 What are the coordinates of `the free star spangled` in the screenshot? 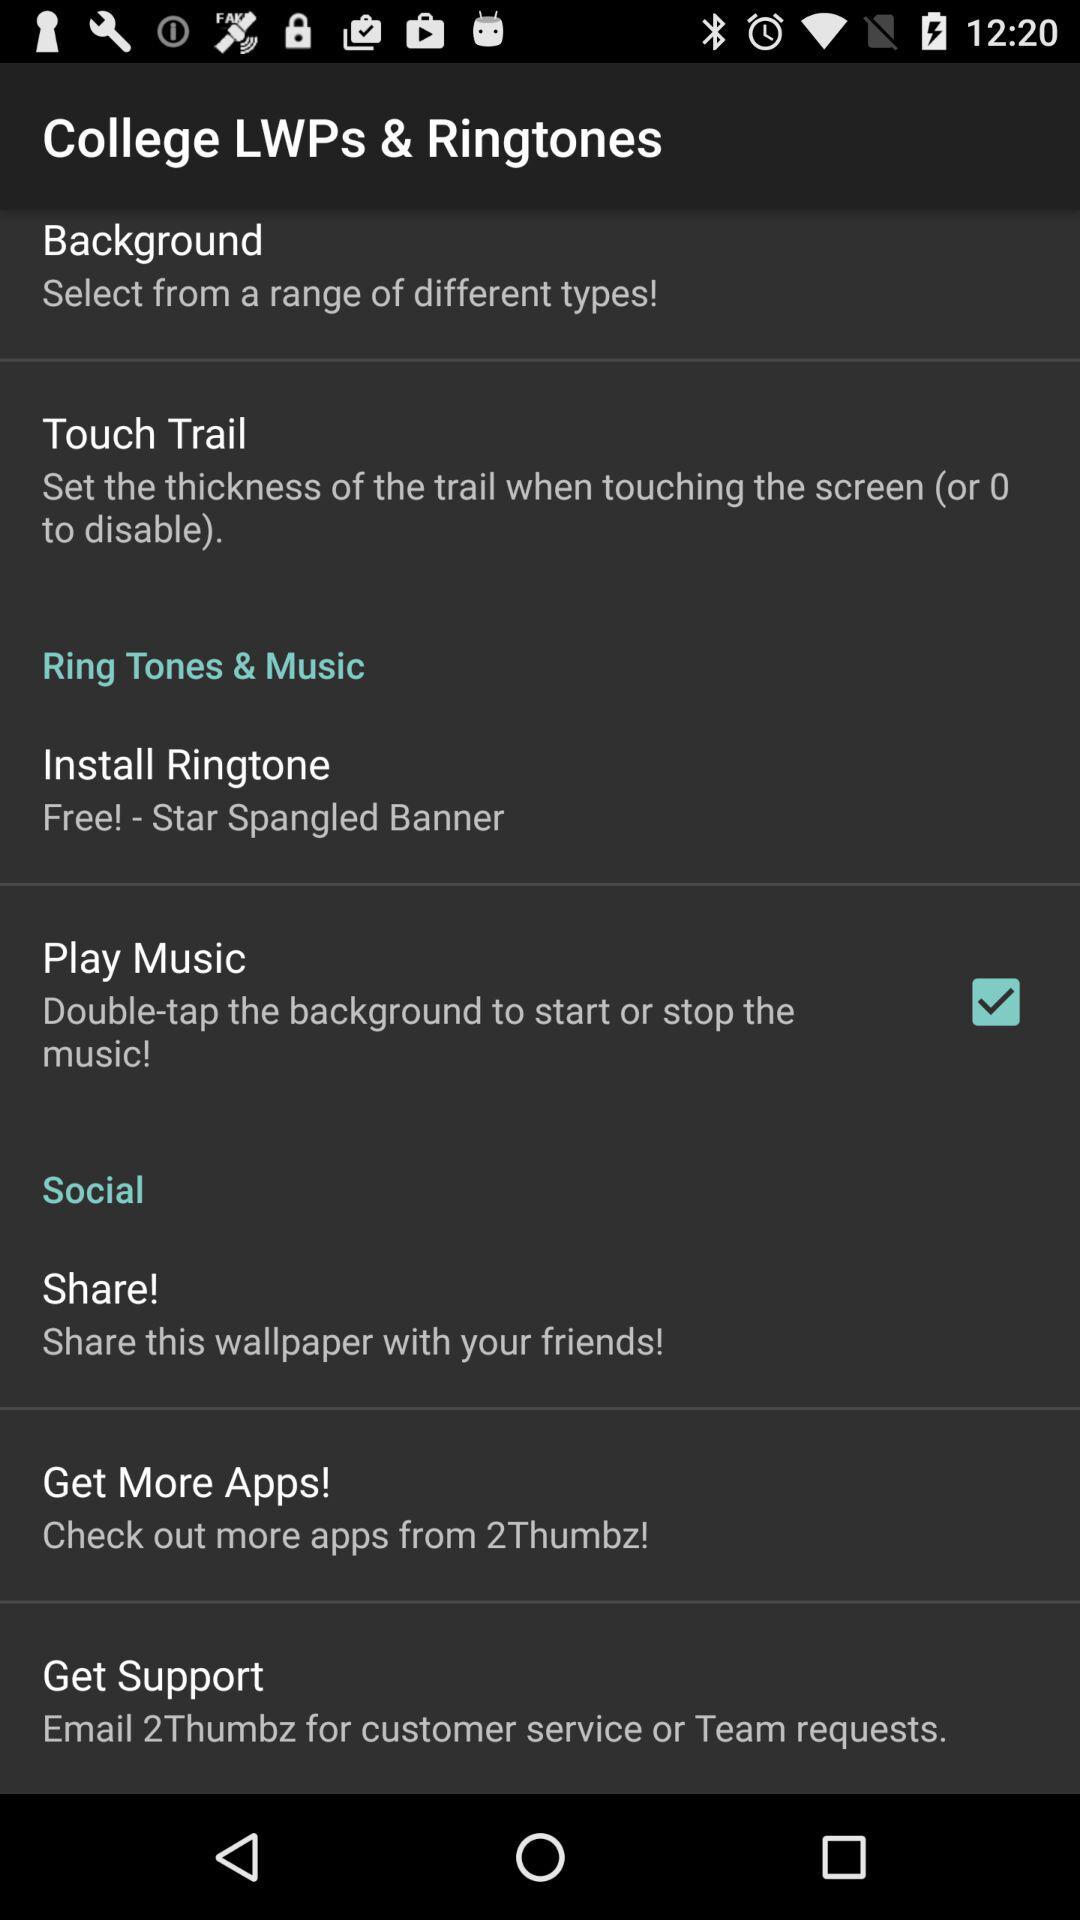 It's located at (273, 816).